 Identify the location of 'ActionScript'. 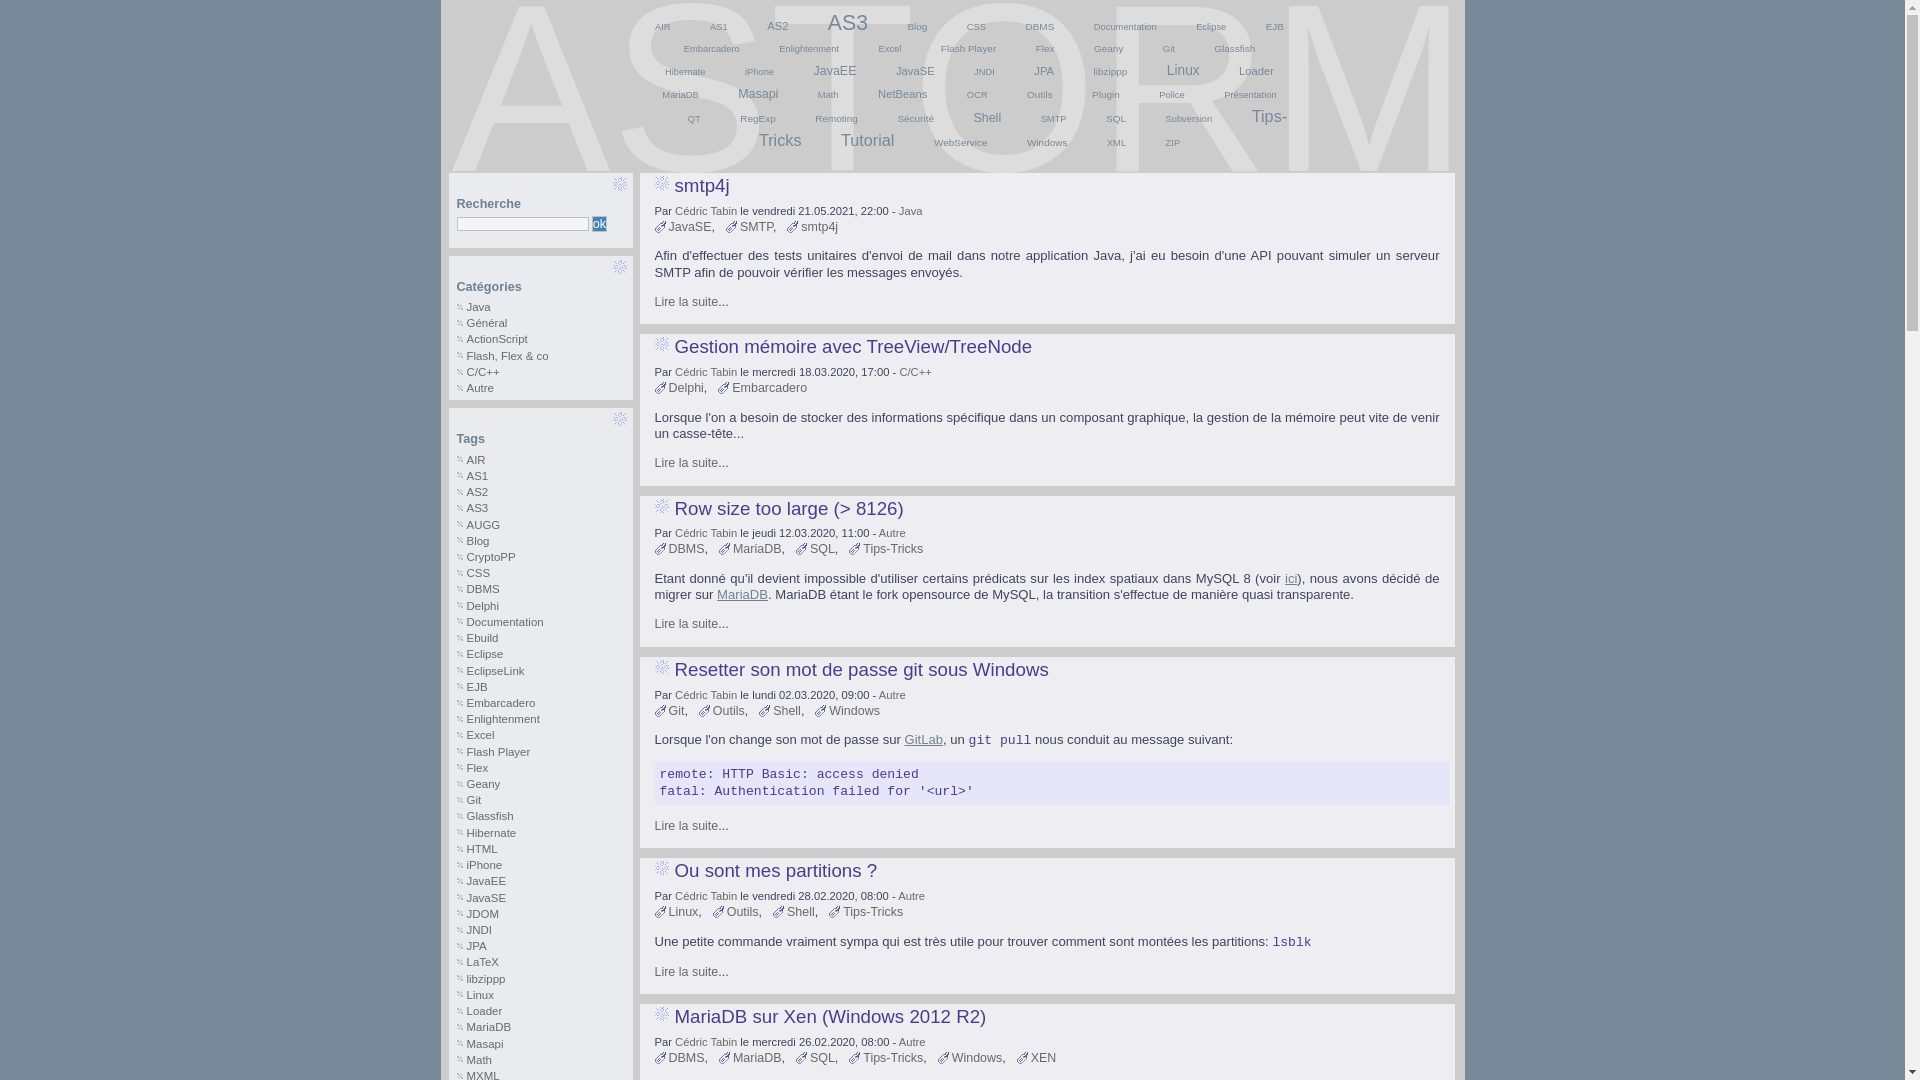
(464, 338).